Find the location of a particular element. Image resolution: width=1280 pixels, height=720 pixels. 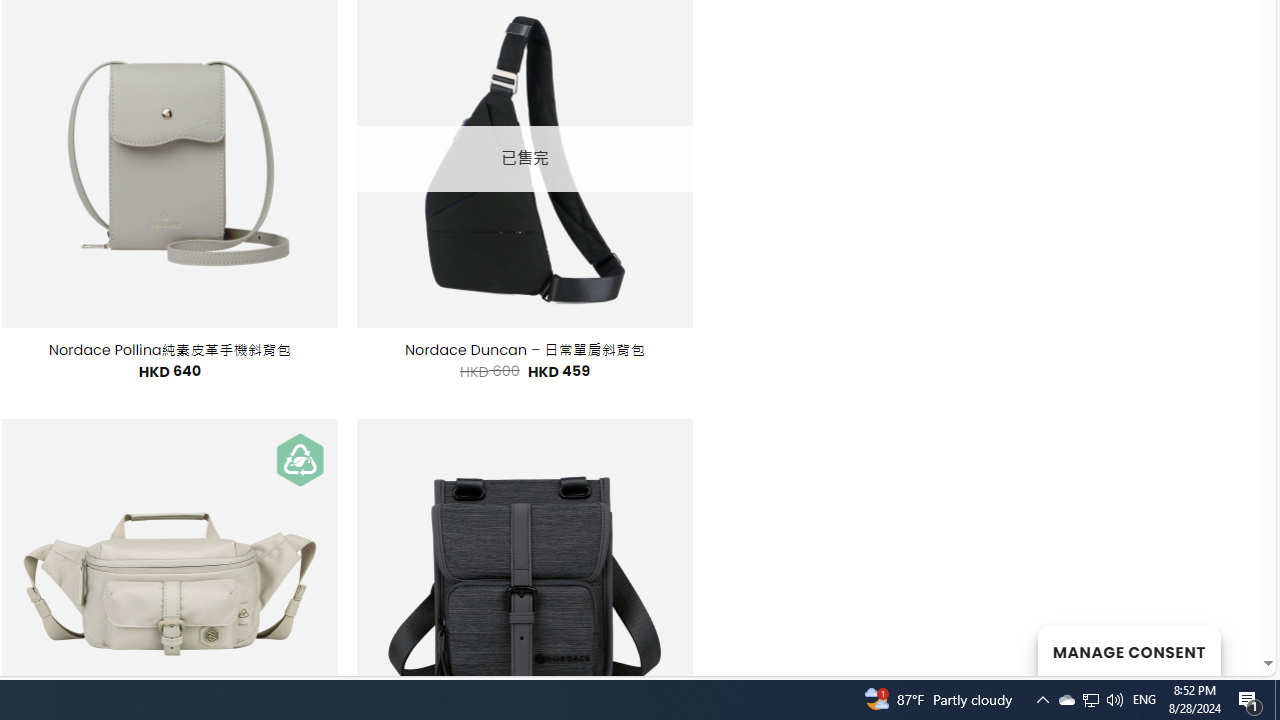

'MANAGE CONSENT' is located at coordinates (1128, 650).